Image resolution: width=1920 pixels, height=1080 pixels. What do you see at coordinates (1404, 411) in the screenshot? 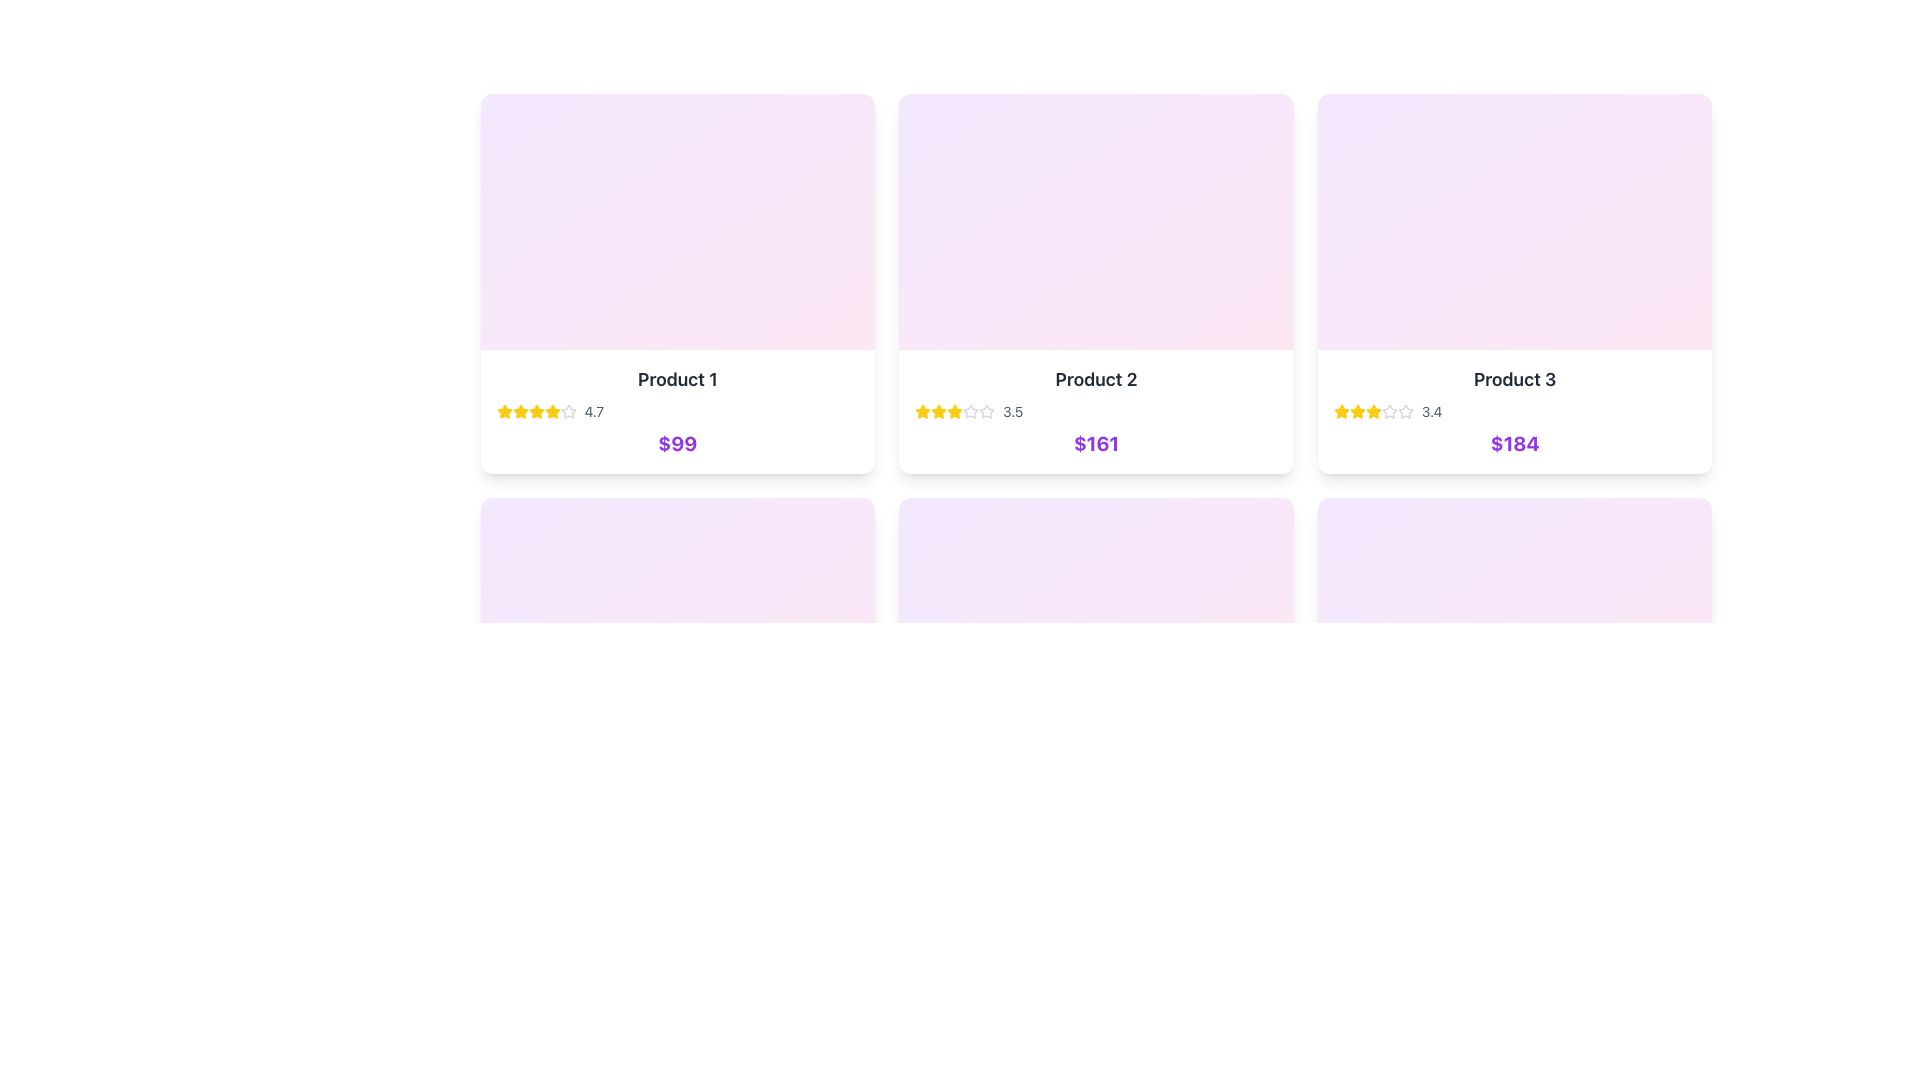
I see `the fifth outlined star icon in the rating section of the third product card, which is empty and located to the left of the text '3.4'` at bounding box center [1404, 411].